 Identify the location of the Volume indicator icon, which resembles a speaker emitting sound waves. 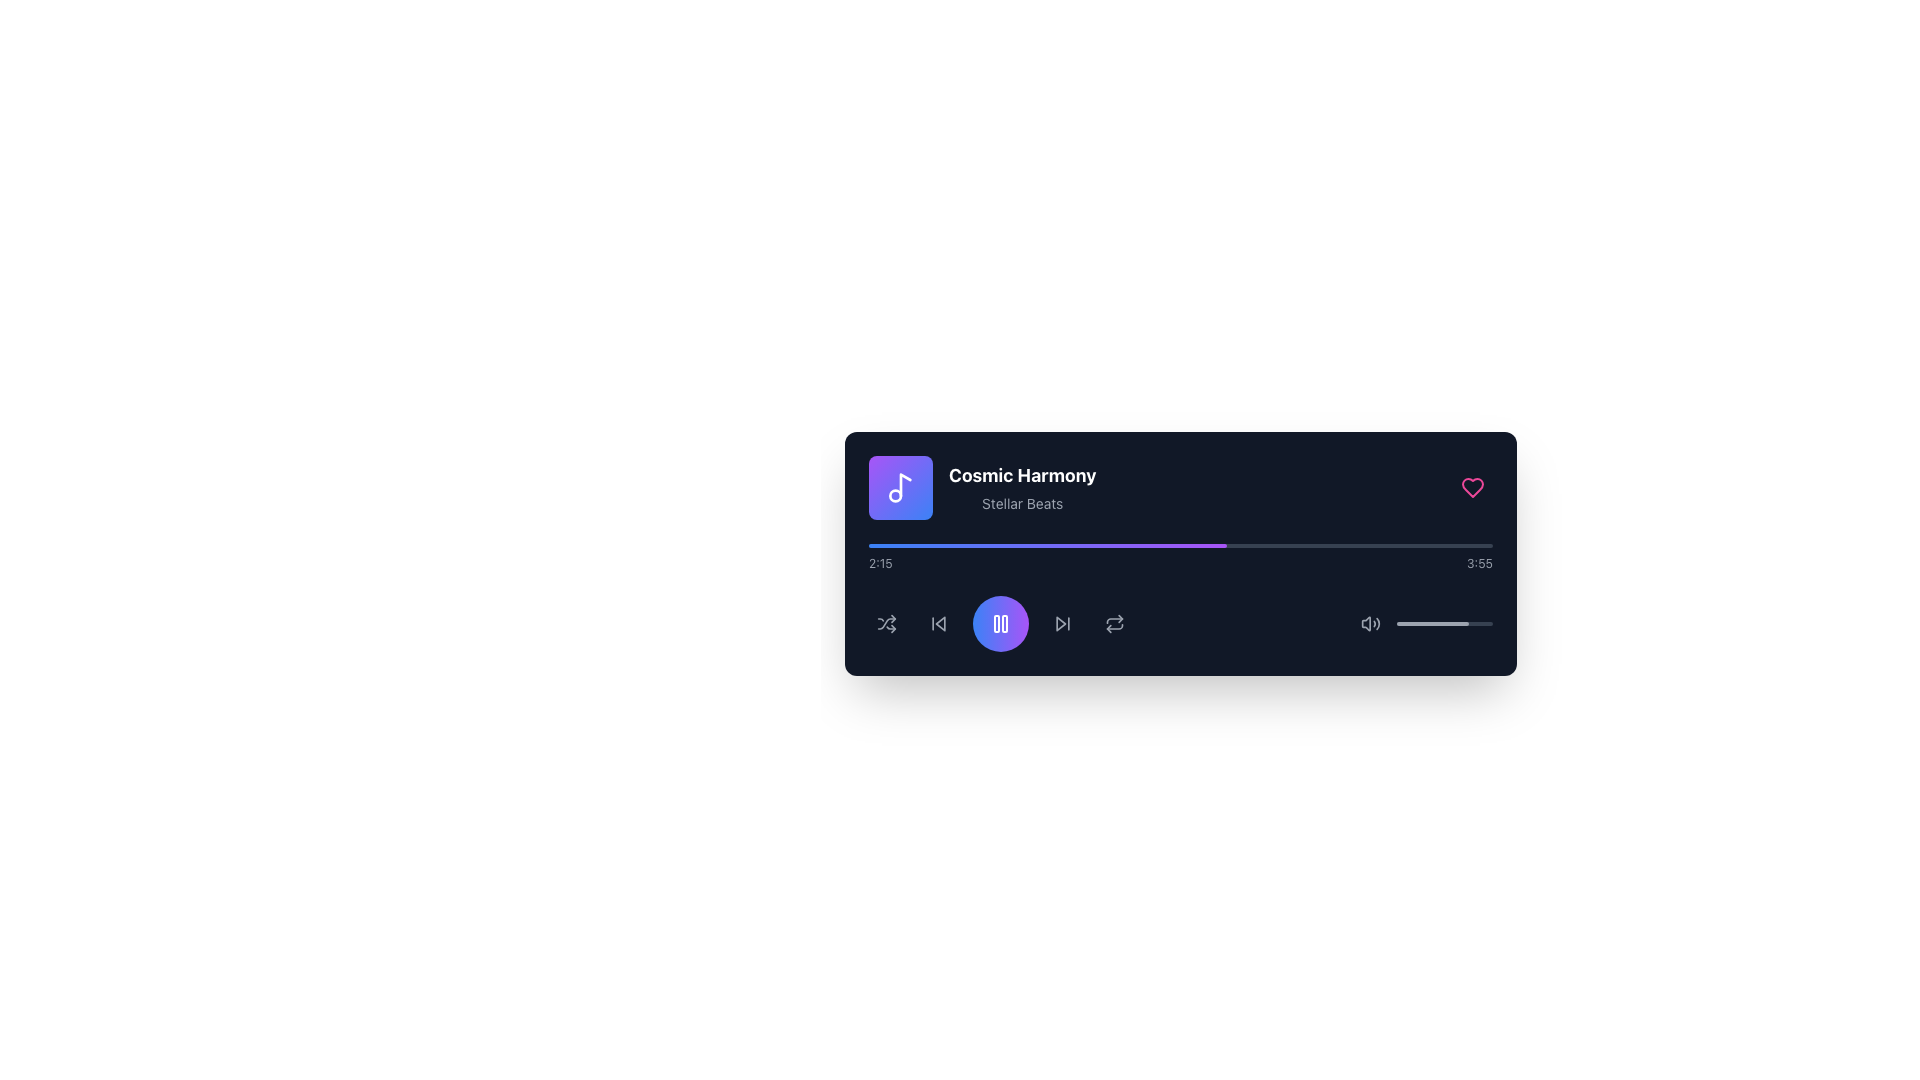
(1370, 623).